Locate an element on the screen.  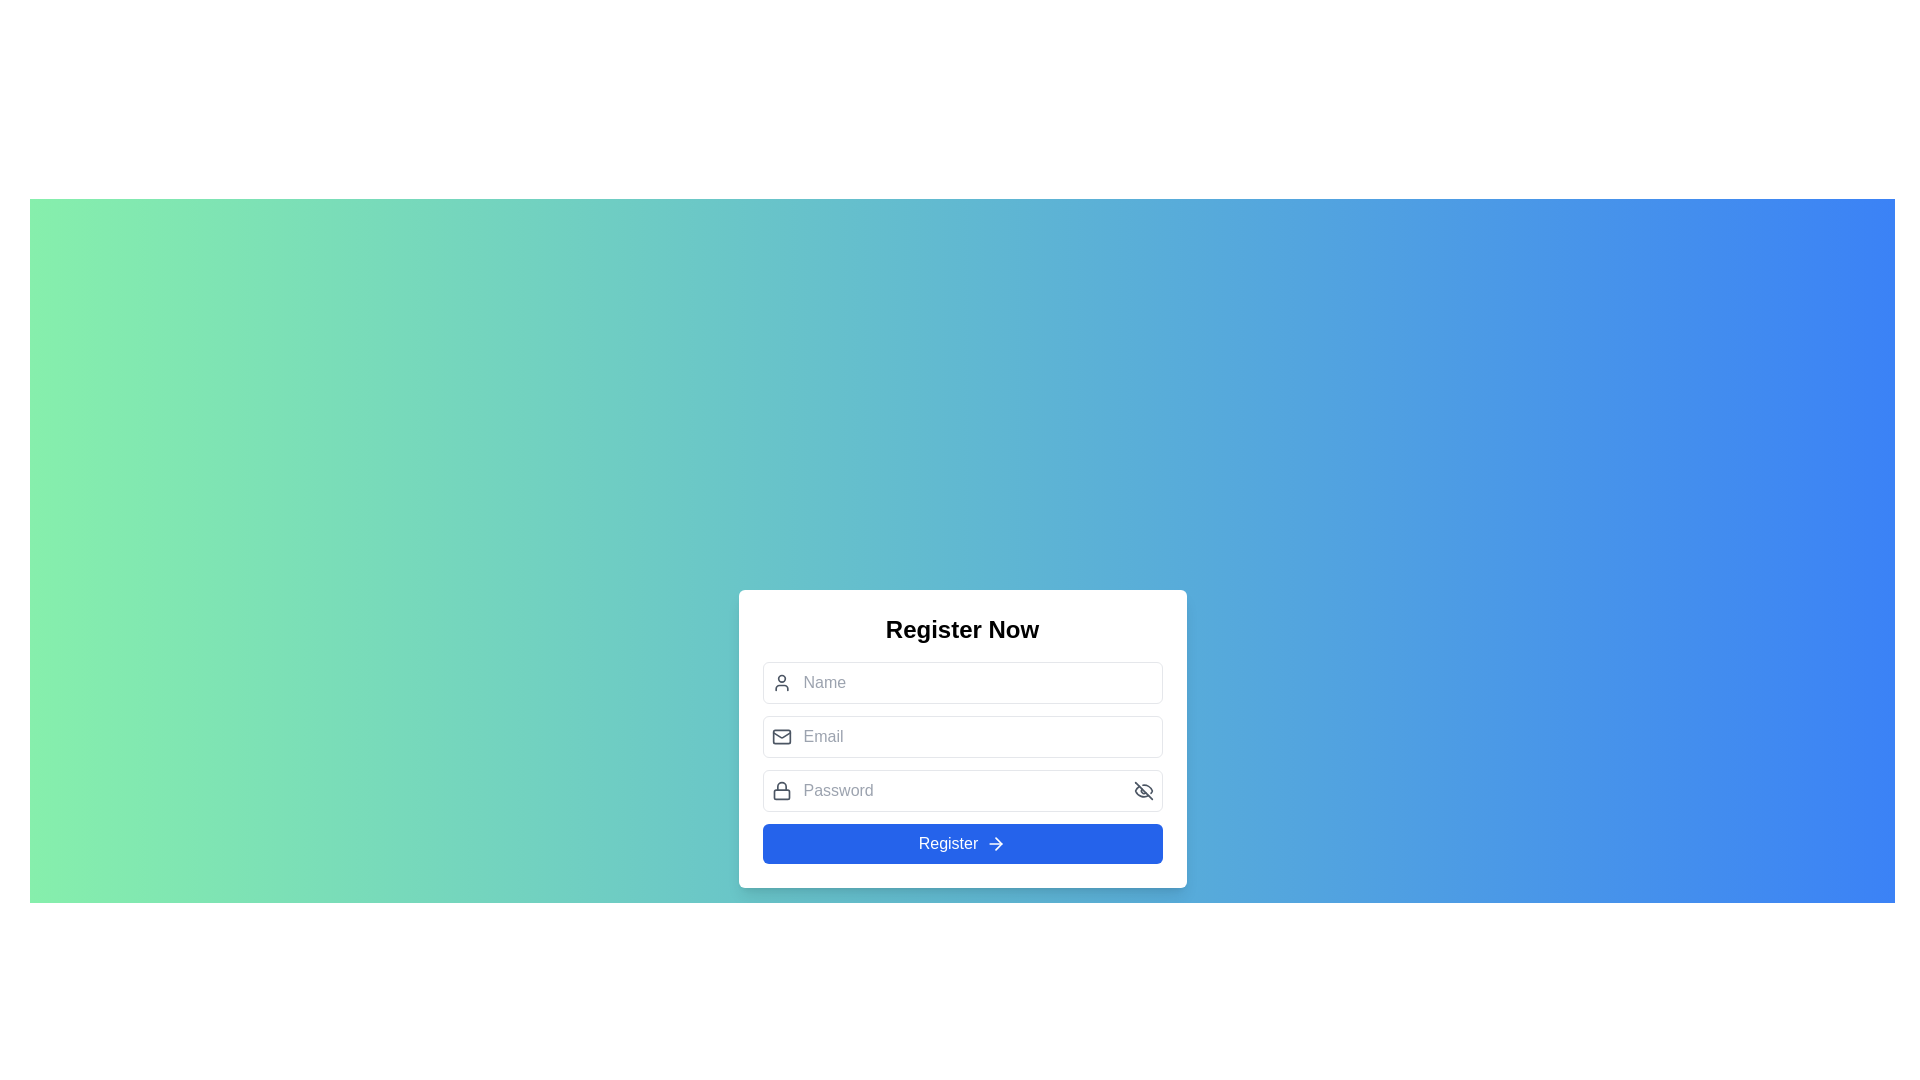
the right-facing arrow icon within the blue 'Register' button is located at coordinates (996, 844).